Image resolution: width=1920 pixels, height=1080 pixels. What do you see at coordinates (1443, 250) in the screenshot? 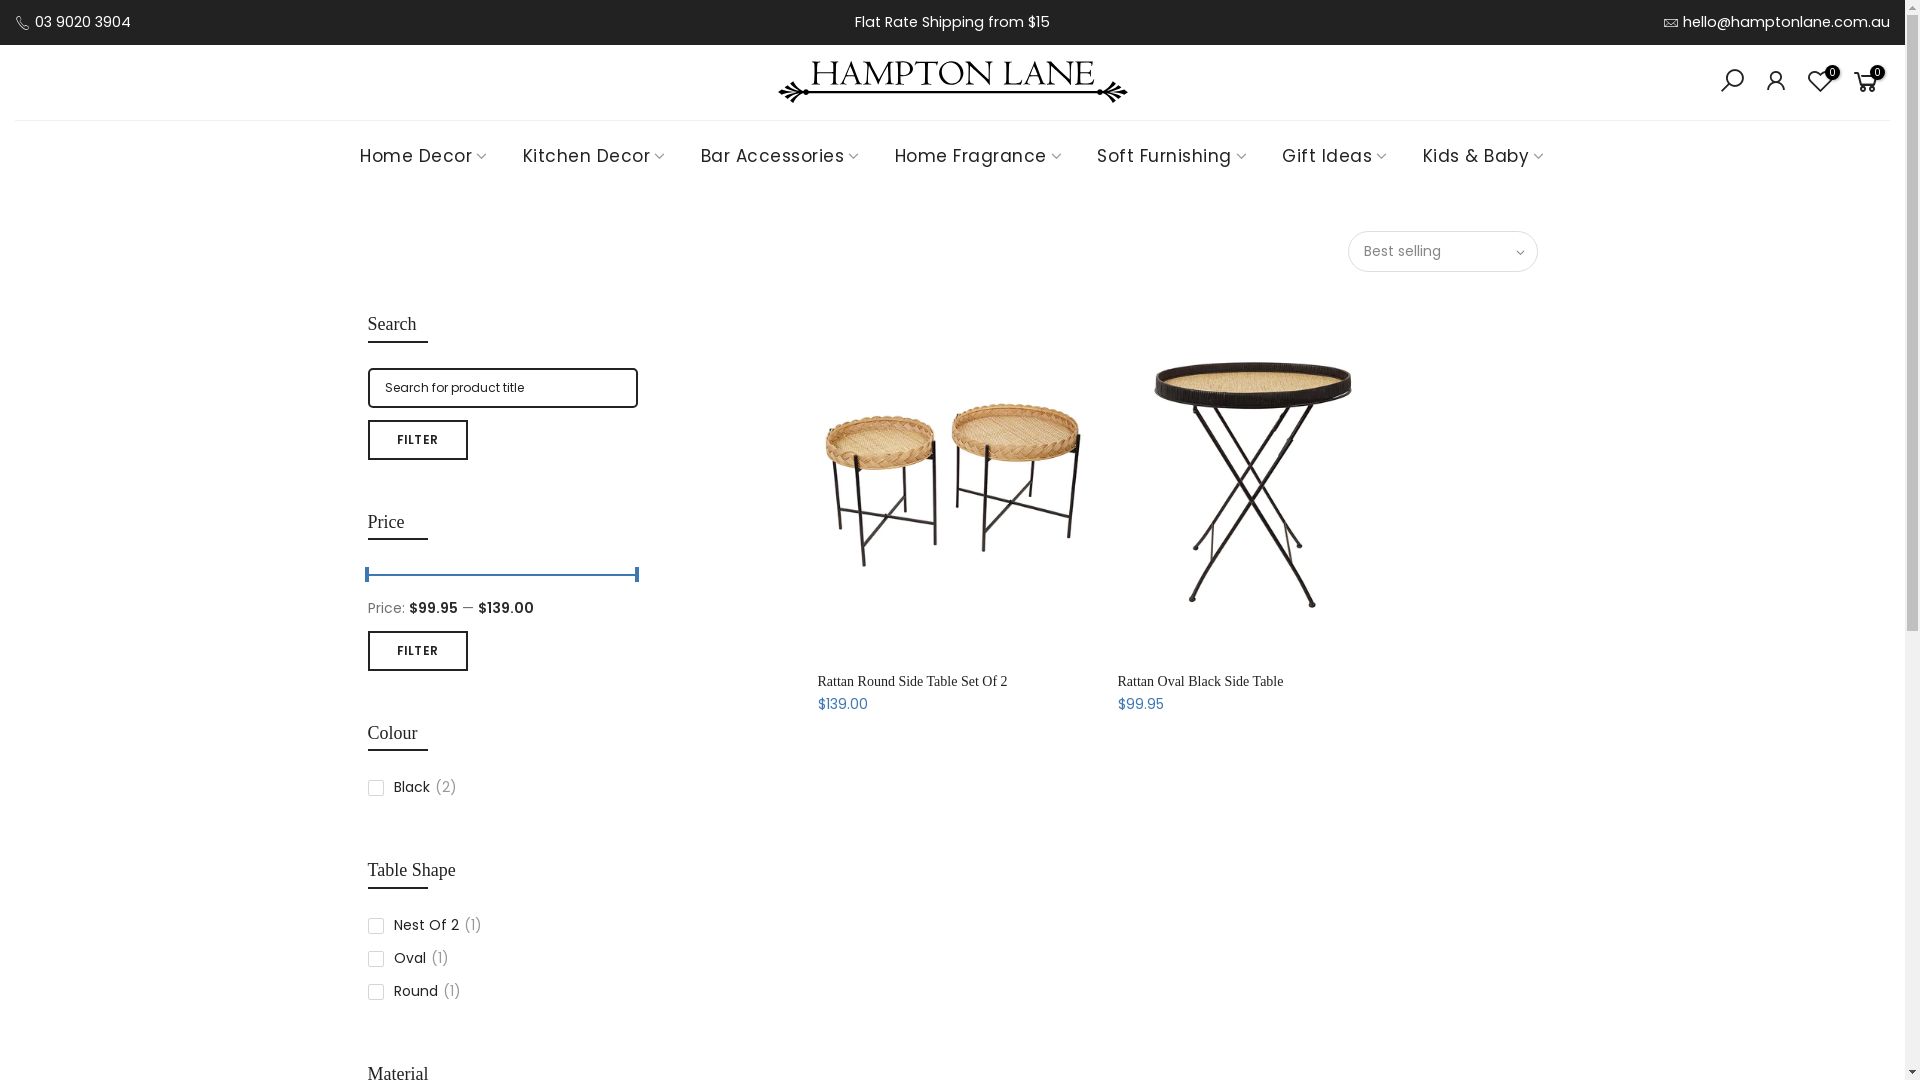
I see `'Best selling'` at bounding box center [1443, 250].